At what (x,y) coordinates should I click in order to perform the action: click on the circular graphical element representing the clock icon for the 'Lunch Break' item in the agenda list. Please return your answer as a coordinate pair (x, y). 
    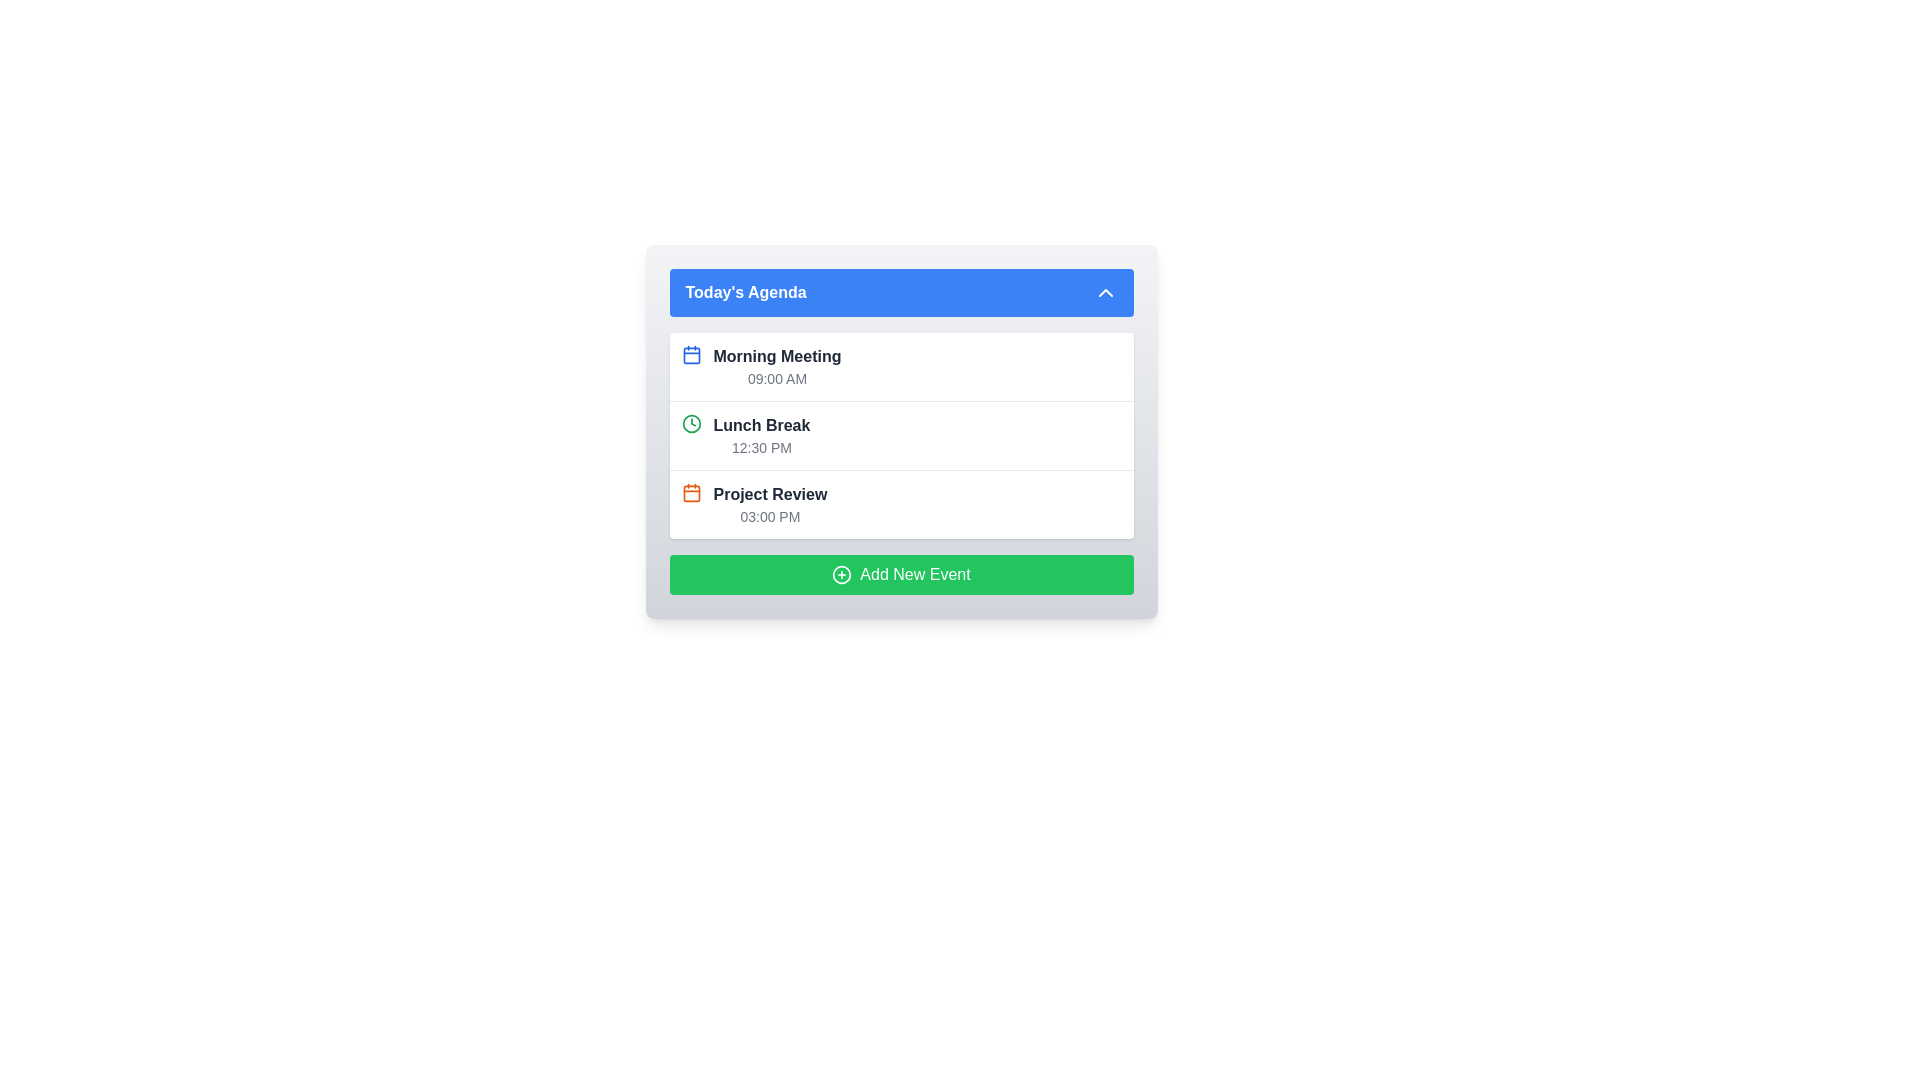
    Looking at the image, I should click on (691, 423).